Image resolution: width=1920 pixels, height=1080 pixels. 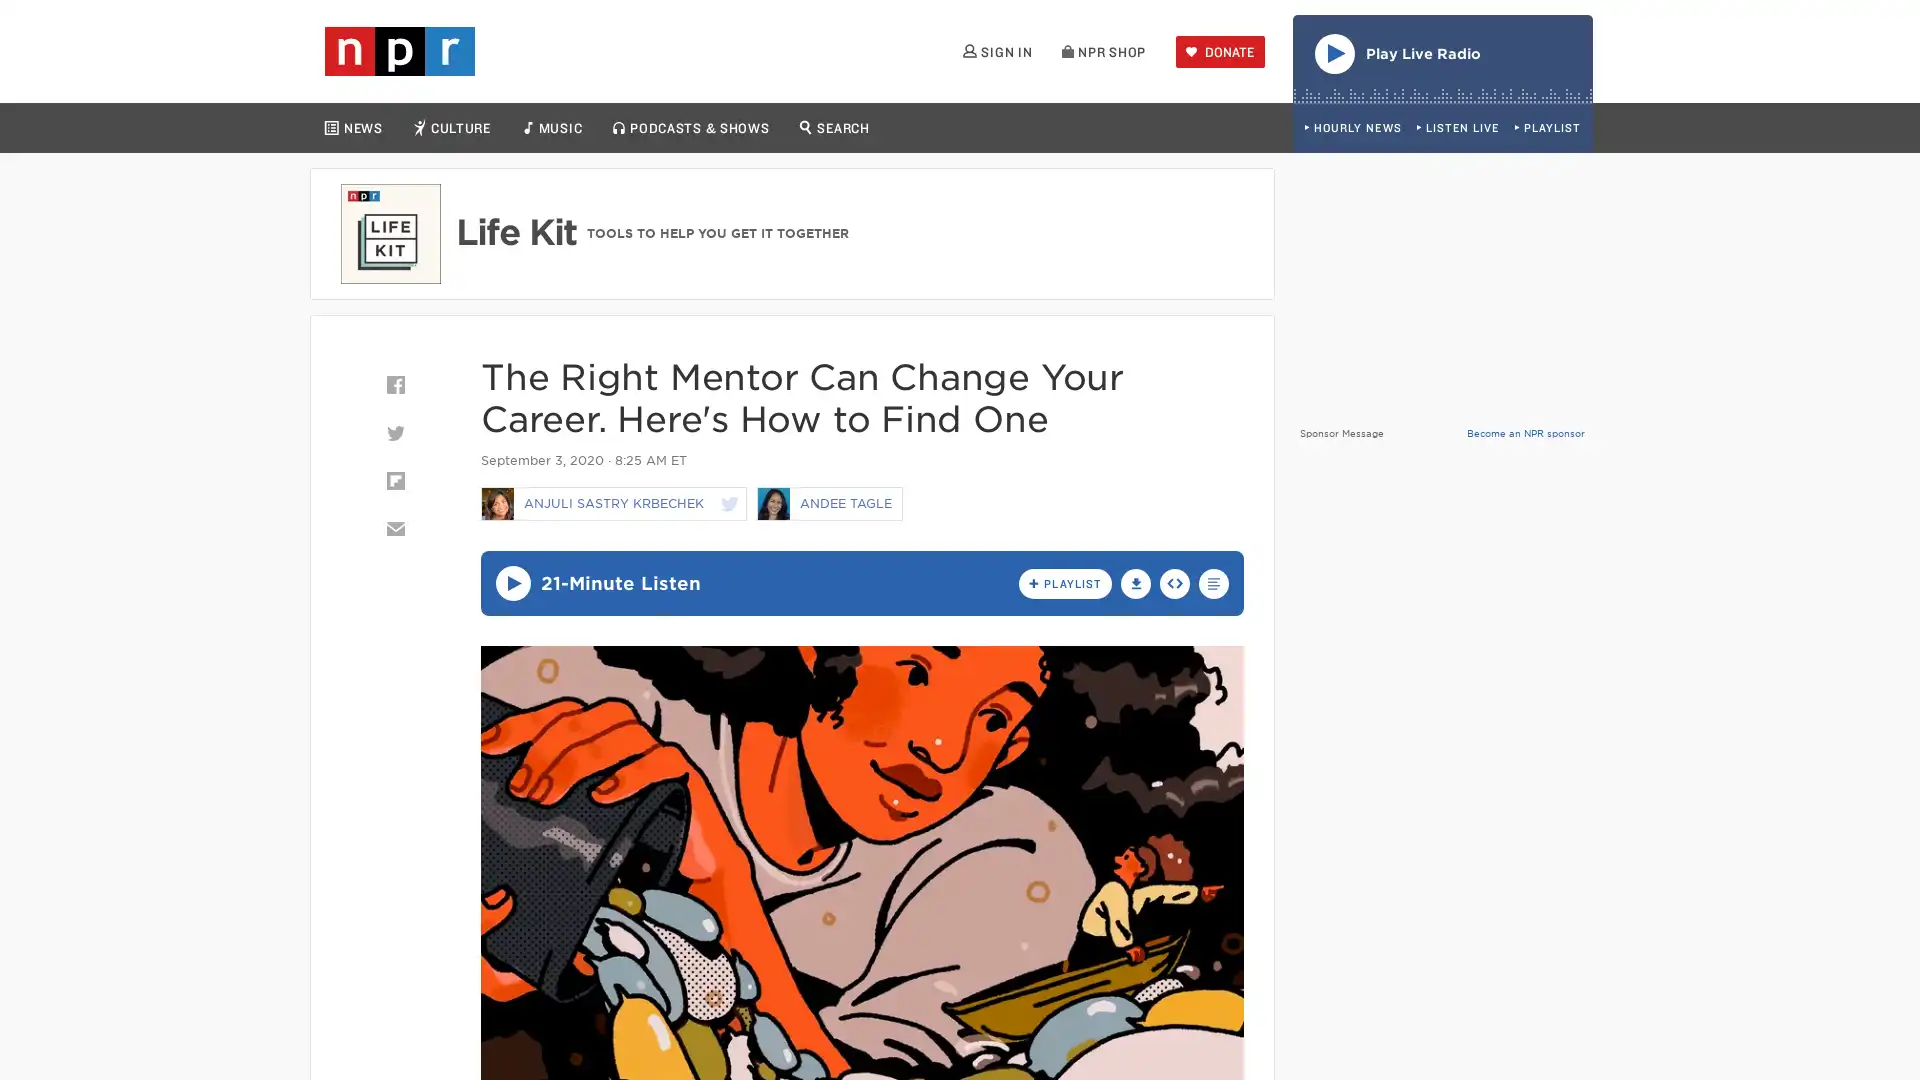 What do you see at coordinates (394, 481) in the screenshot?
I see `Flipboard` at bounding box center [394, 481].